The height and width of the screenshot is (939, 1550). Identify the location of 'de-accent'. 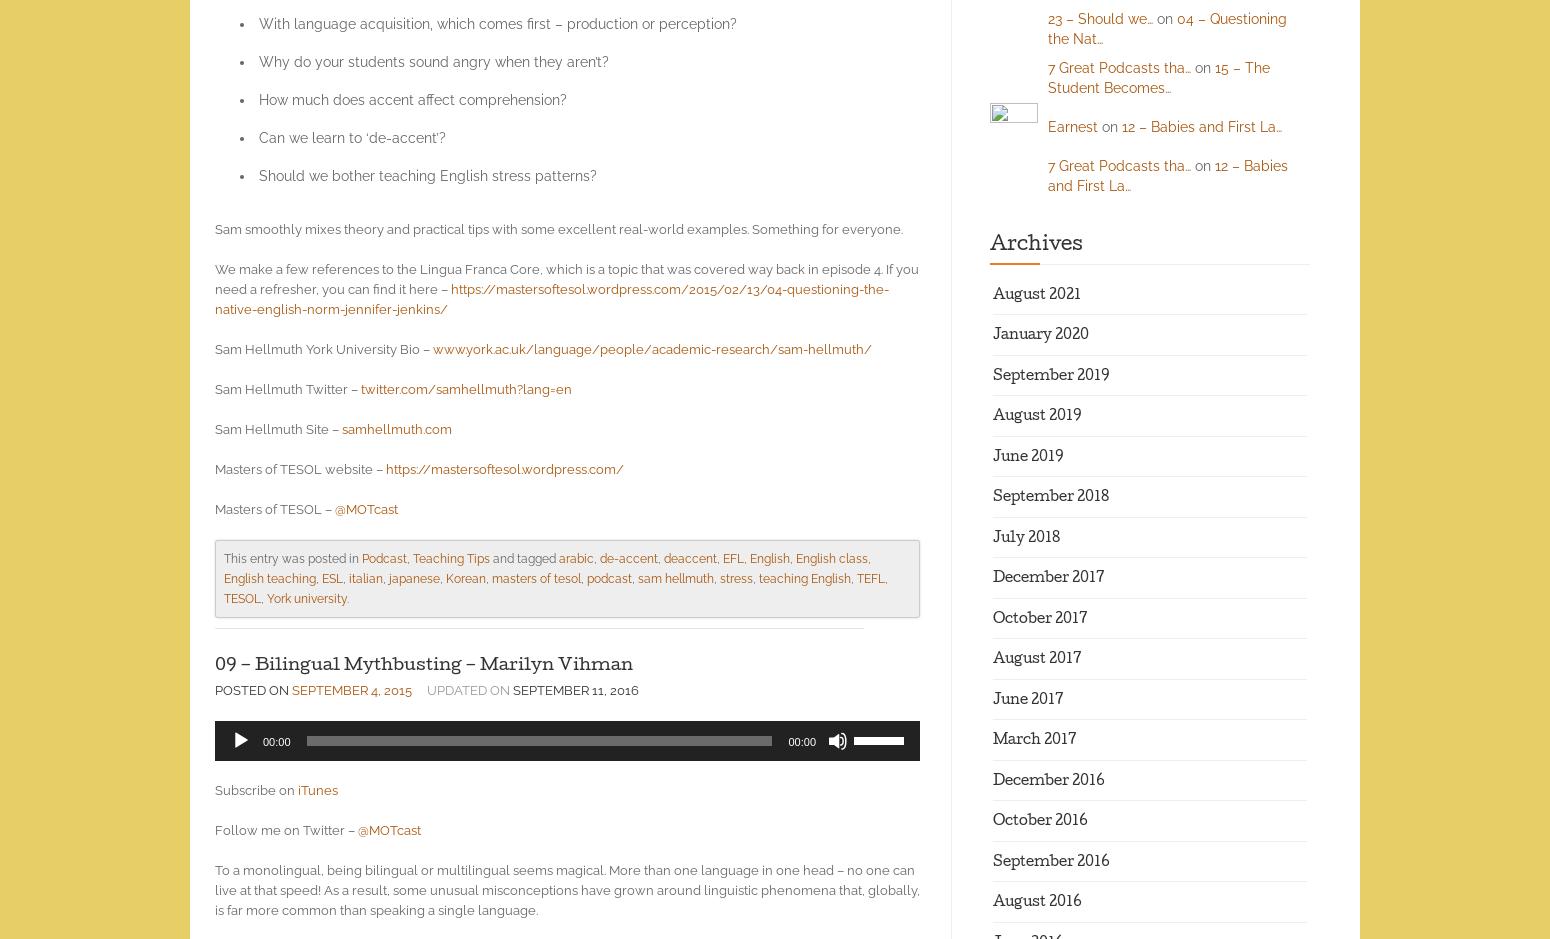
(627, 557).